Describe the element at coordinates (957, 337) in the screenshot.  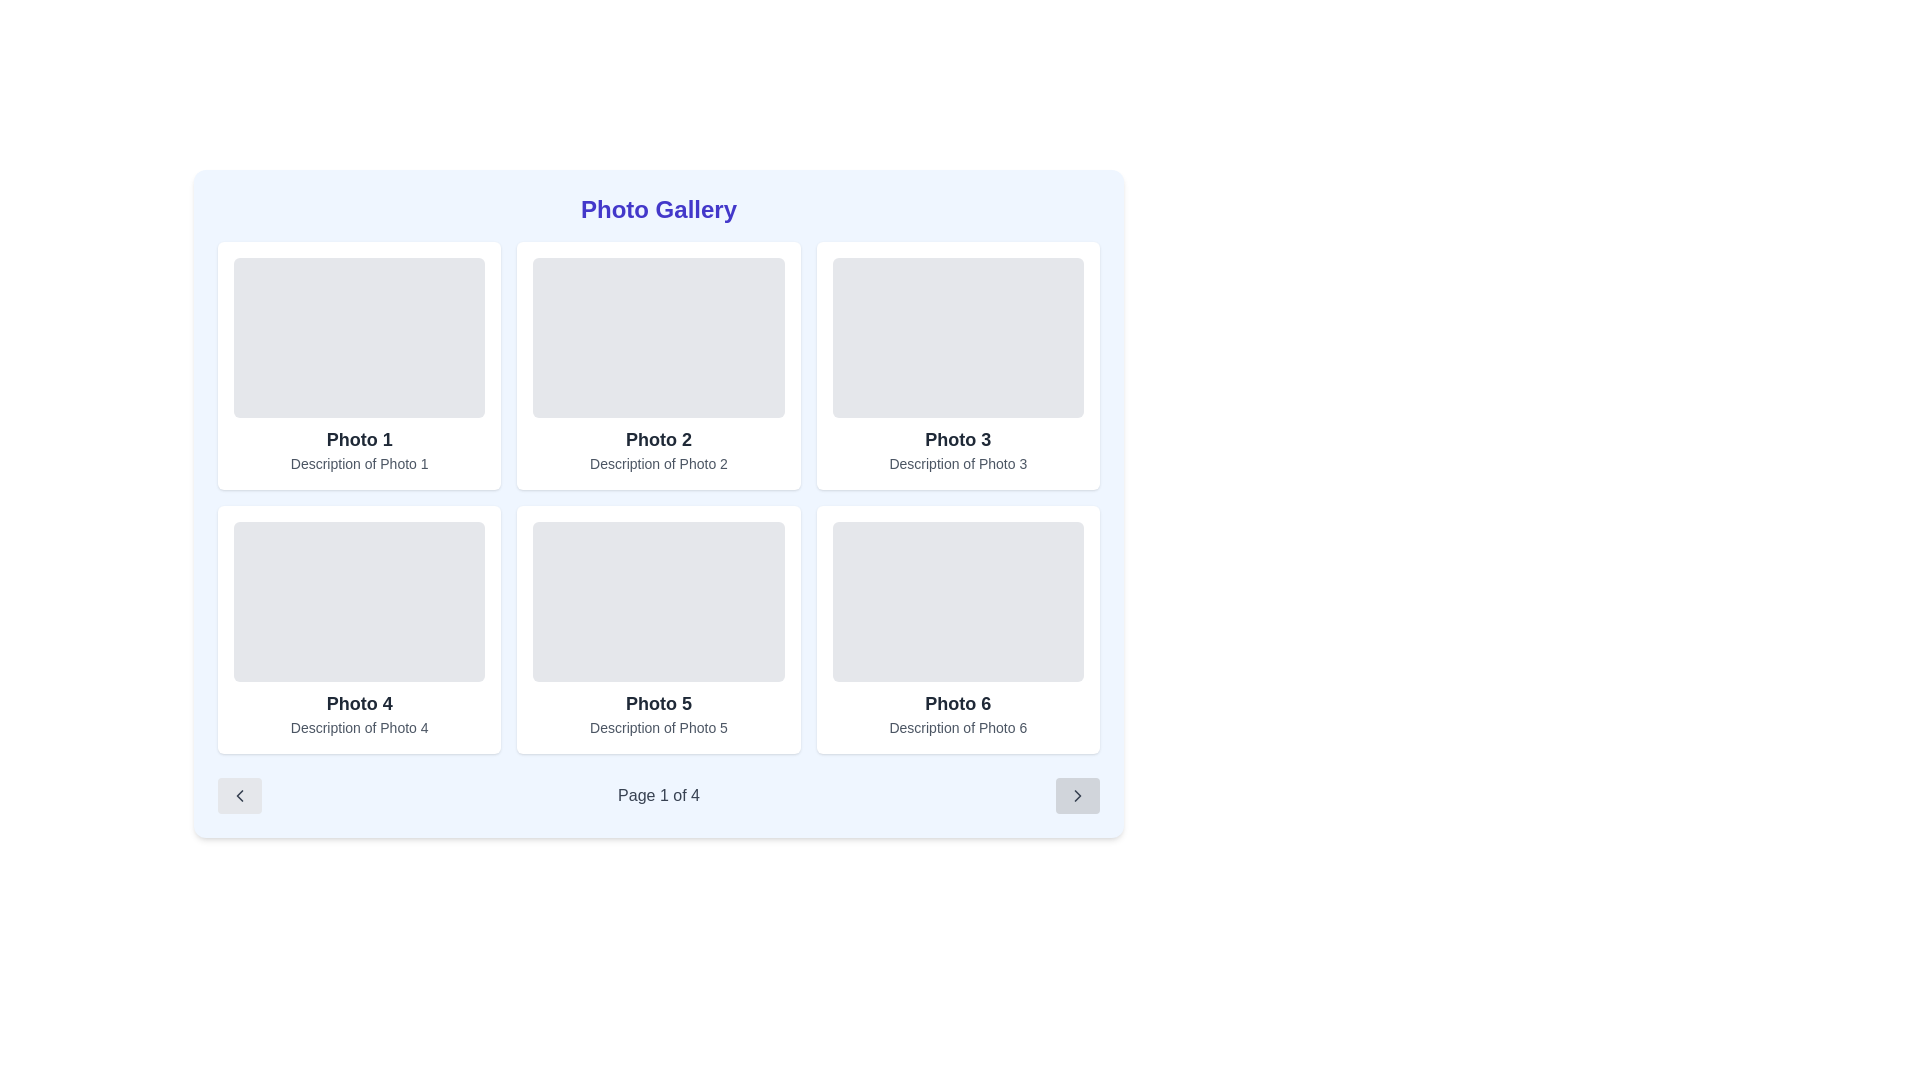
I see `the light gray rectangular placeholder with rounded corners located at the top portion of the card labeled 'Photo 3' in the grid layout` at that location.